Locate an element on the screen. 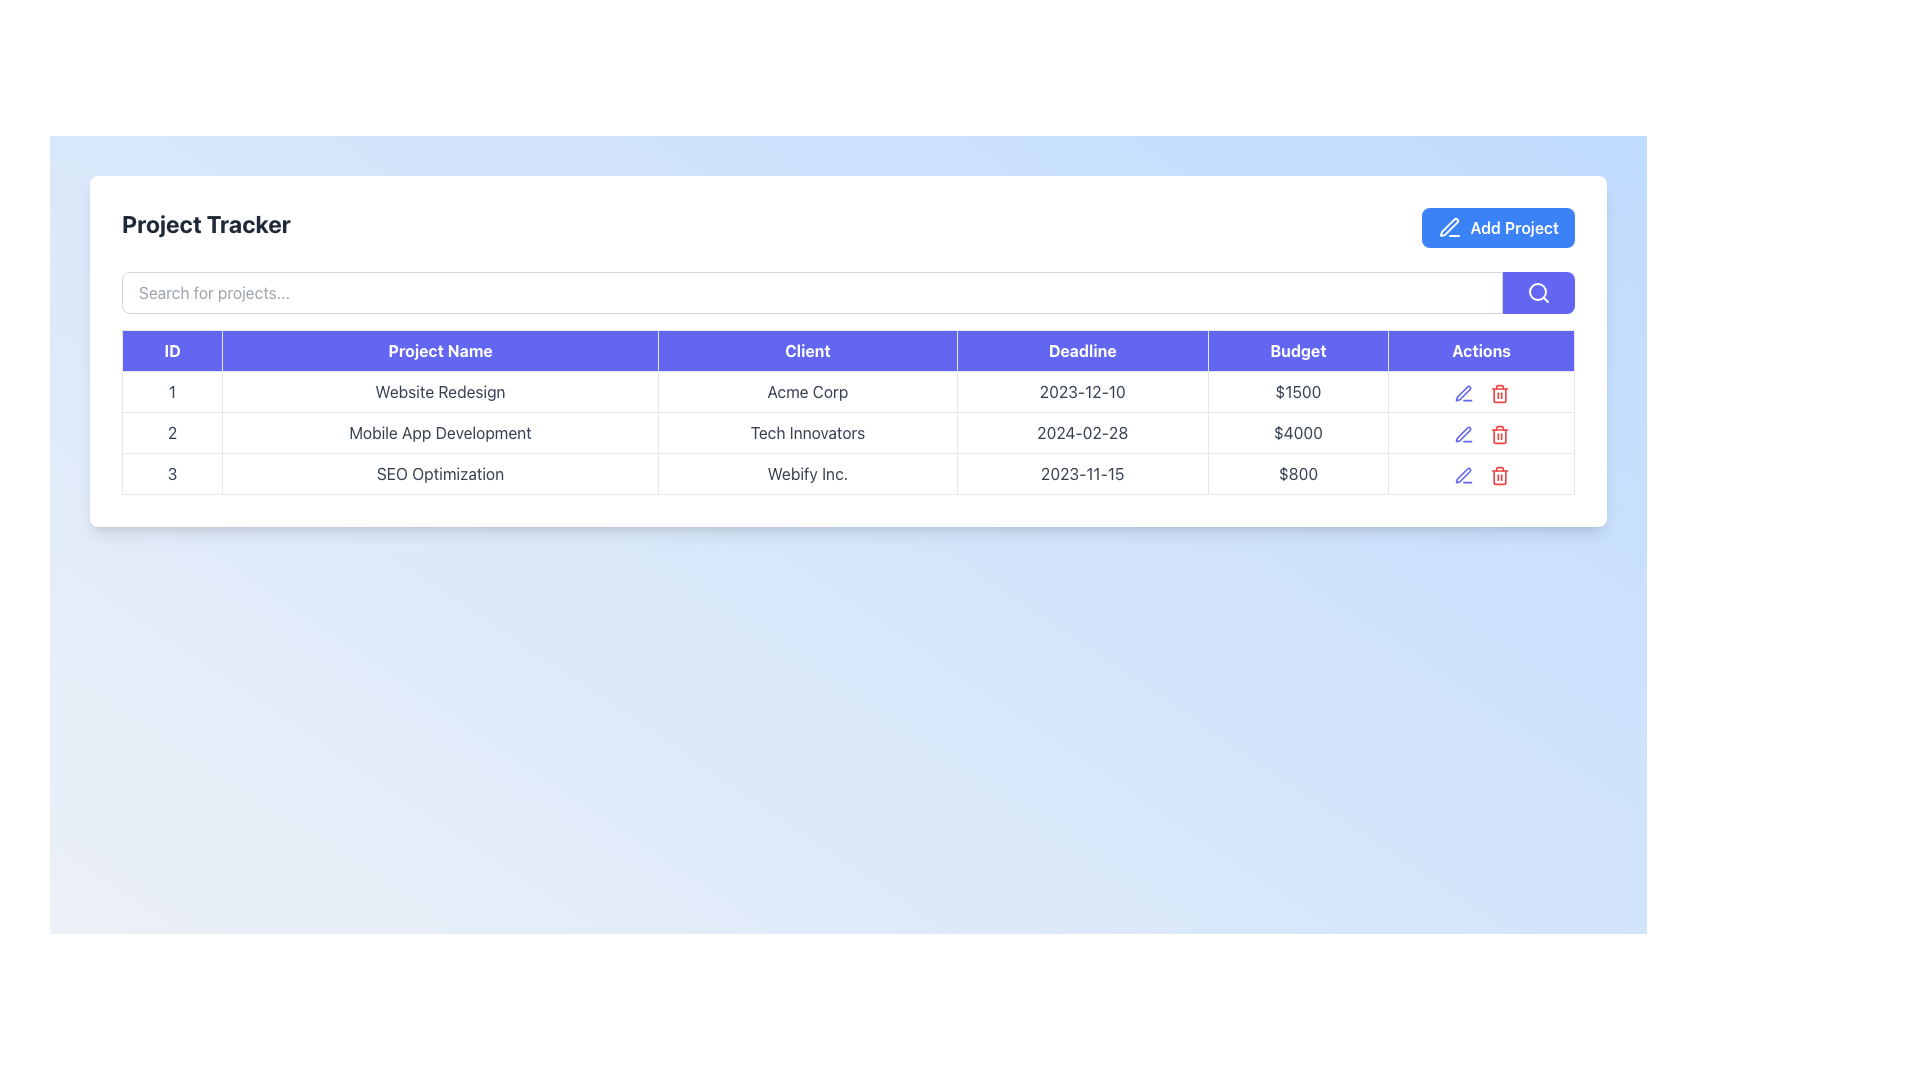 The width and height of the screenshot is (1920, 1080). the monetary value text label in the 'Budget' column of the first row in the table, which is the fifth column following the 'Deadline' column is located at coordinates (1298, 392).